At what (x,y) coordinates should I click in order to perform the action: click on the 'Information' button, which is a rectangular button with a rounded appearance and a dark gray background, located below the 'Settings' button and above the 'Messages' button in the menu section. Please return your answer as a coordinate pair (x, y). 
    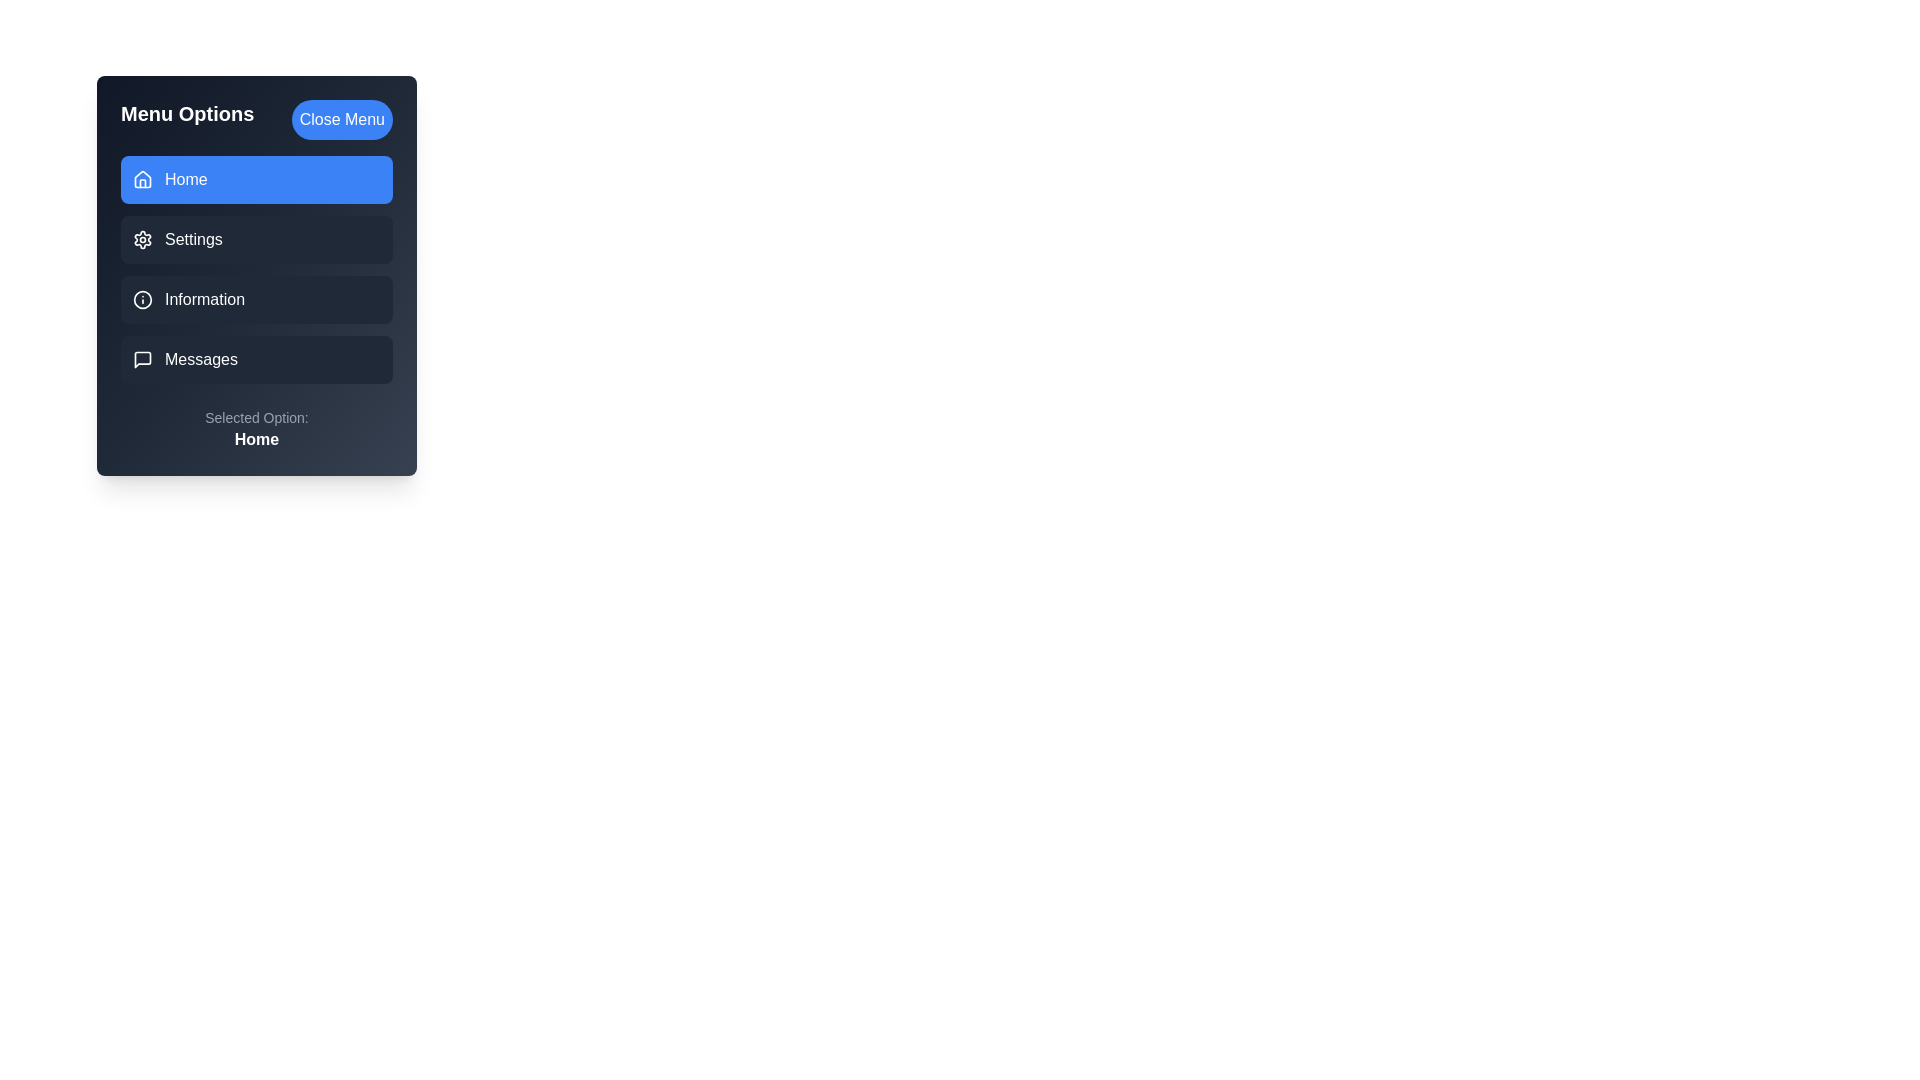
    Looking at the image, I should click on (256, 300).